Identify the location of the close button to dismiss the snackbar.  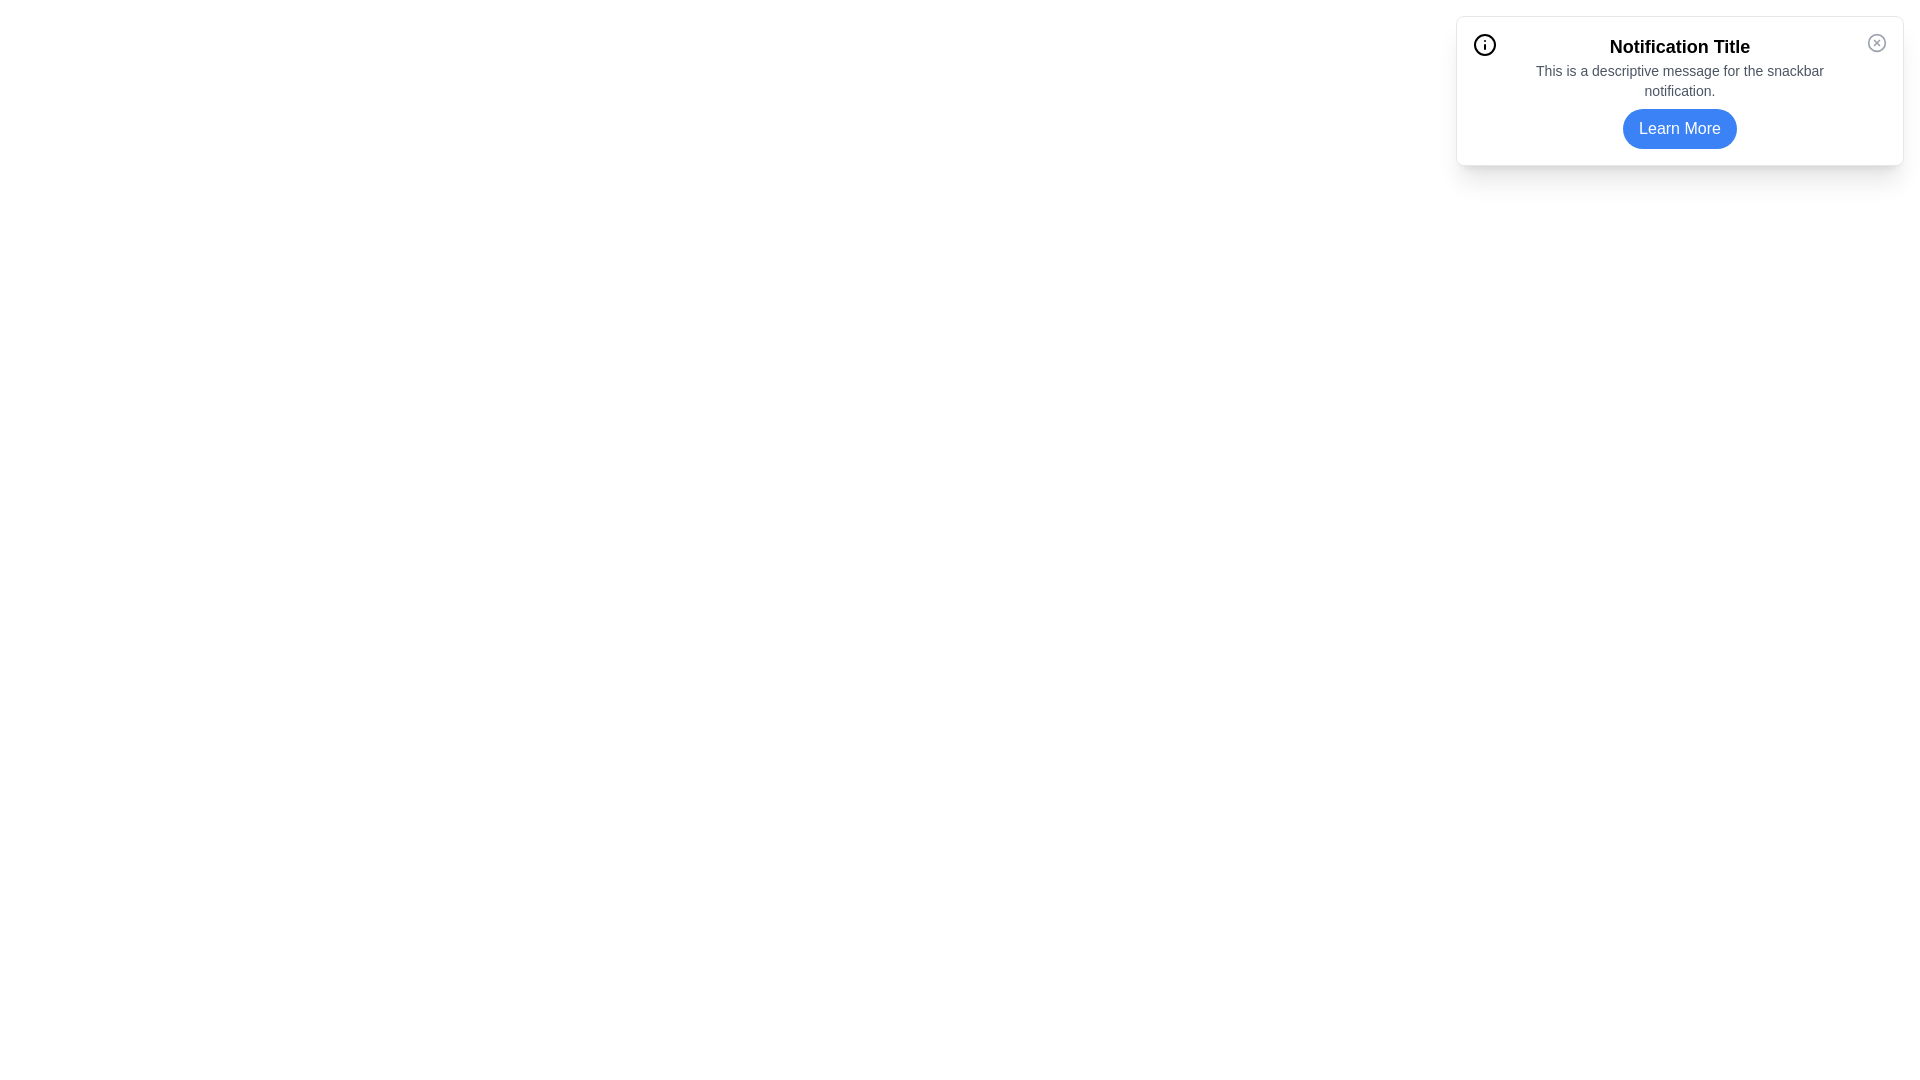
(1875, 42).